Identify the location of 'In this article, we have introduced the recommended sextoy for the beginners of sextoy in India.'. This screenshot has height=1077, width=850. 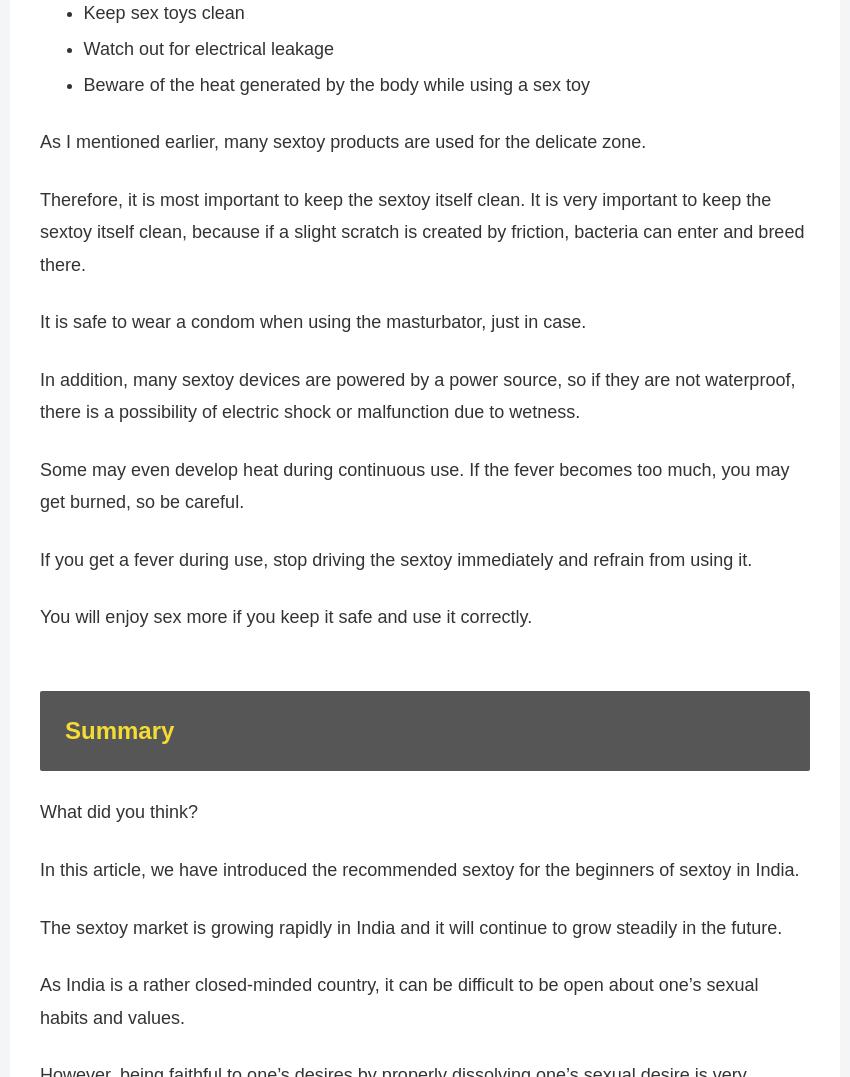
(39, 879).